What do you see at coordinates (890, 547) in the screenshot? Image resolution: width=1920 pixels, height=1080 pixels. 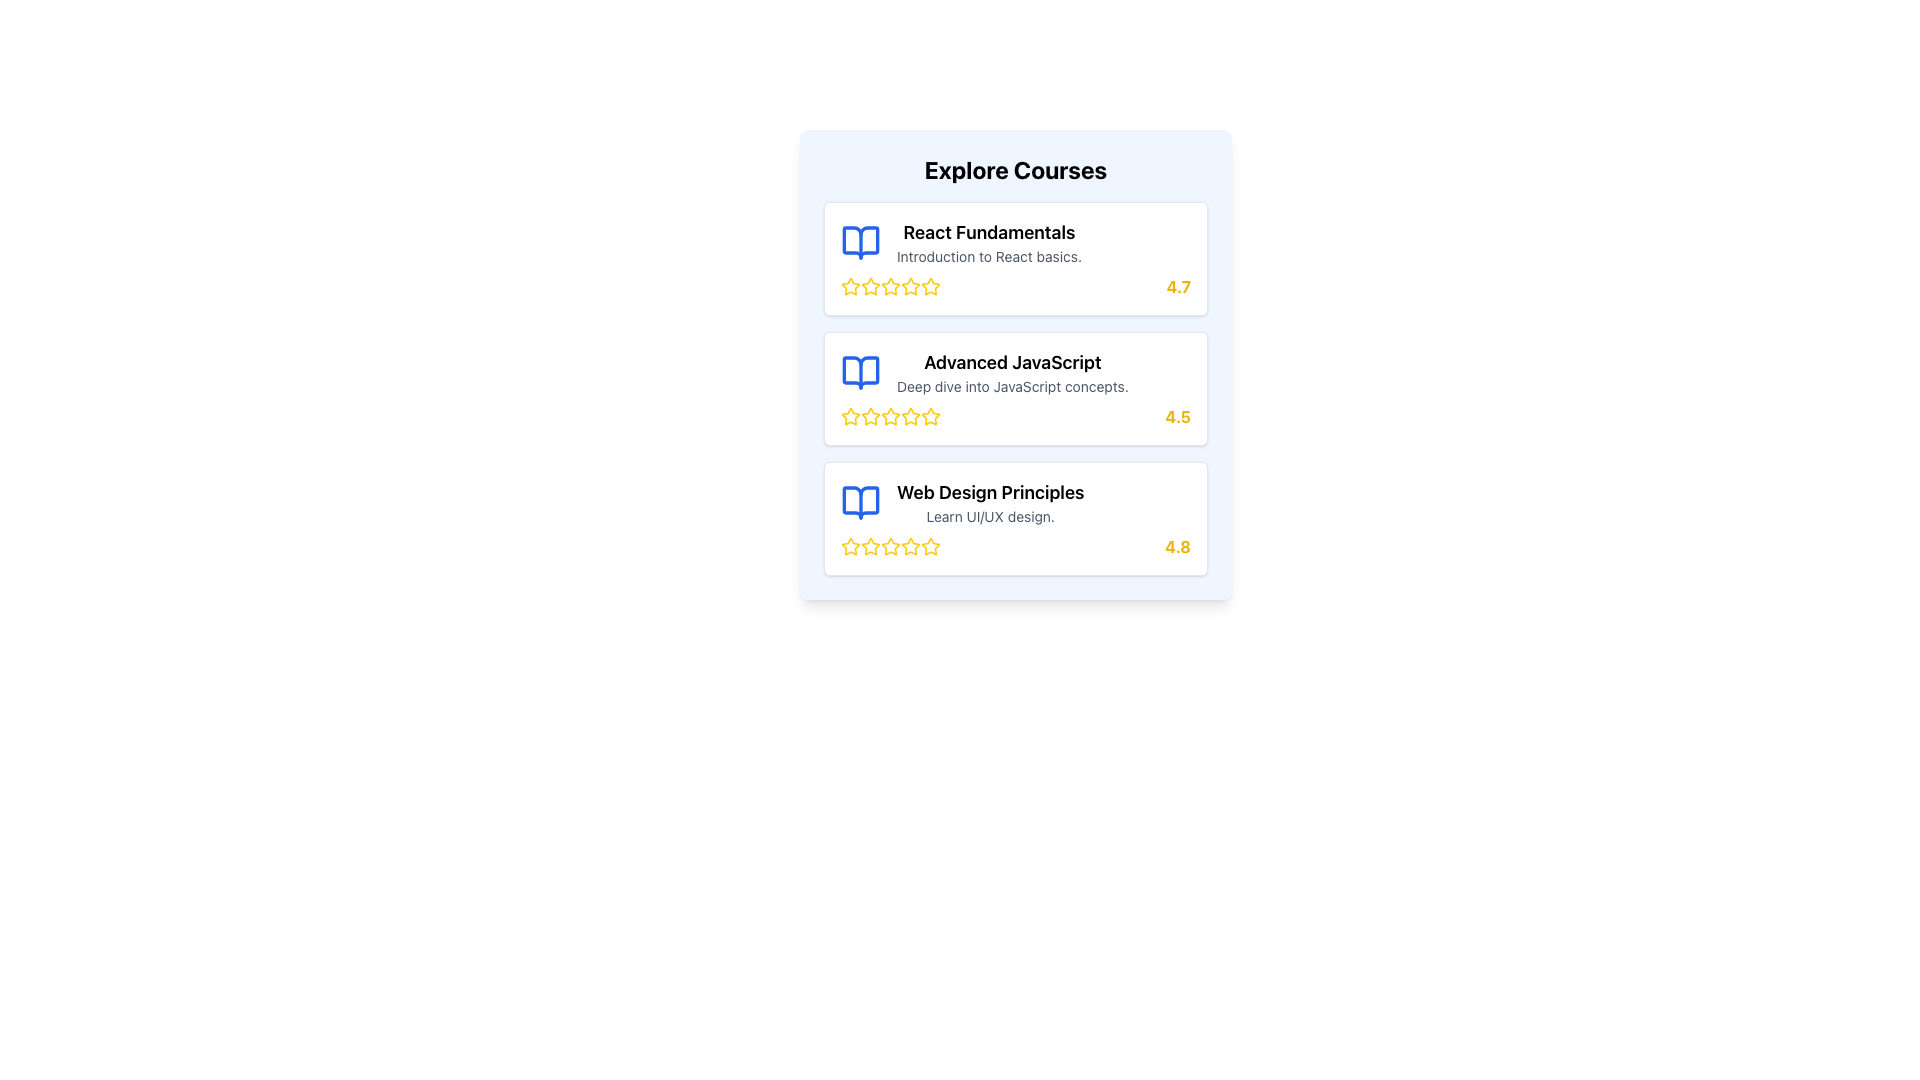 I see `the sixth star icon in the rating system for the 'Web Design Principles' course, which is visually used to depict a rating of 4.8` at bounding box center [890, 547].